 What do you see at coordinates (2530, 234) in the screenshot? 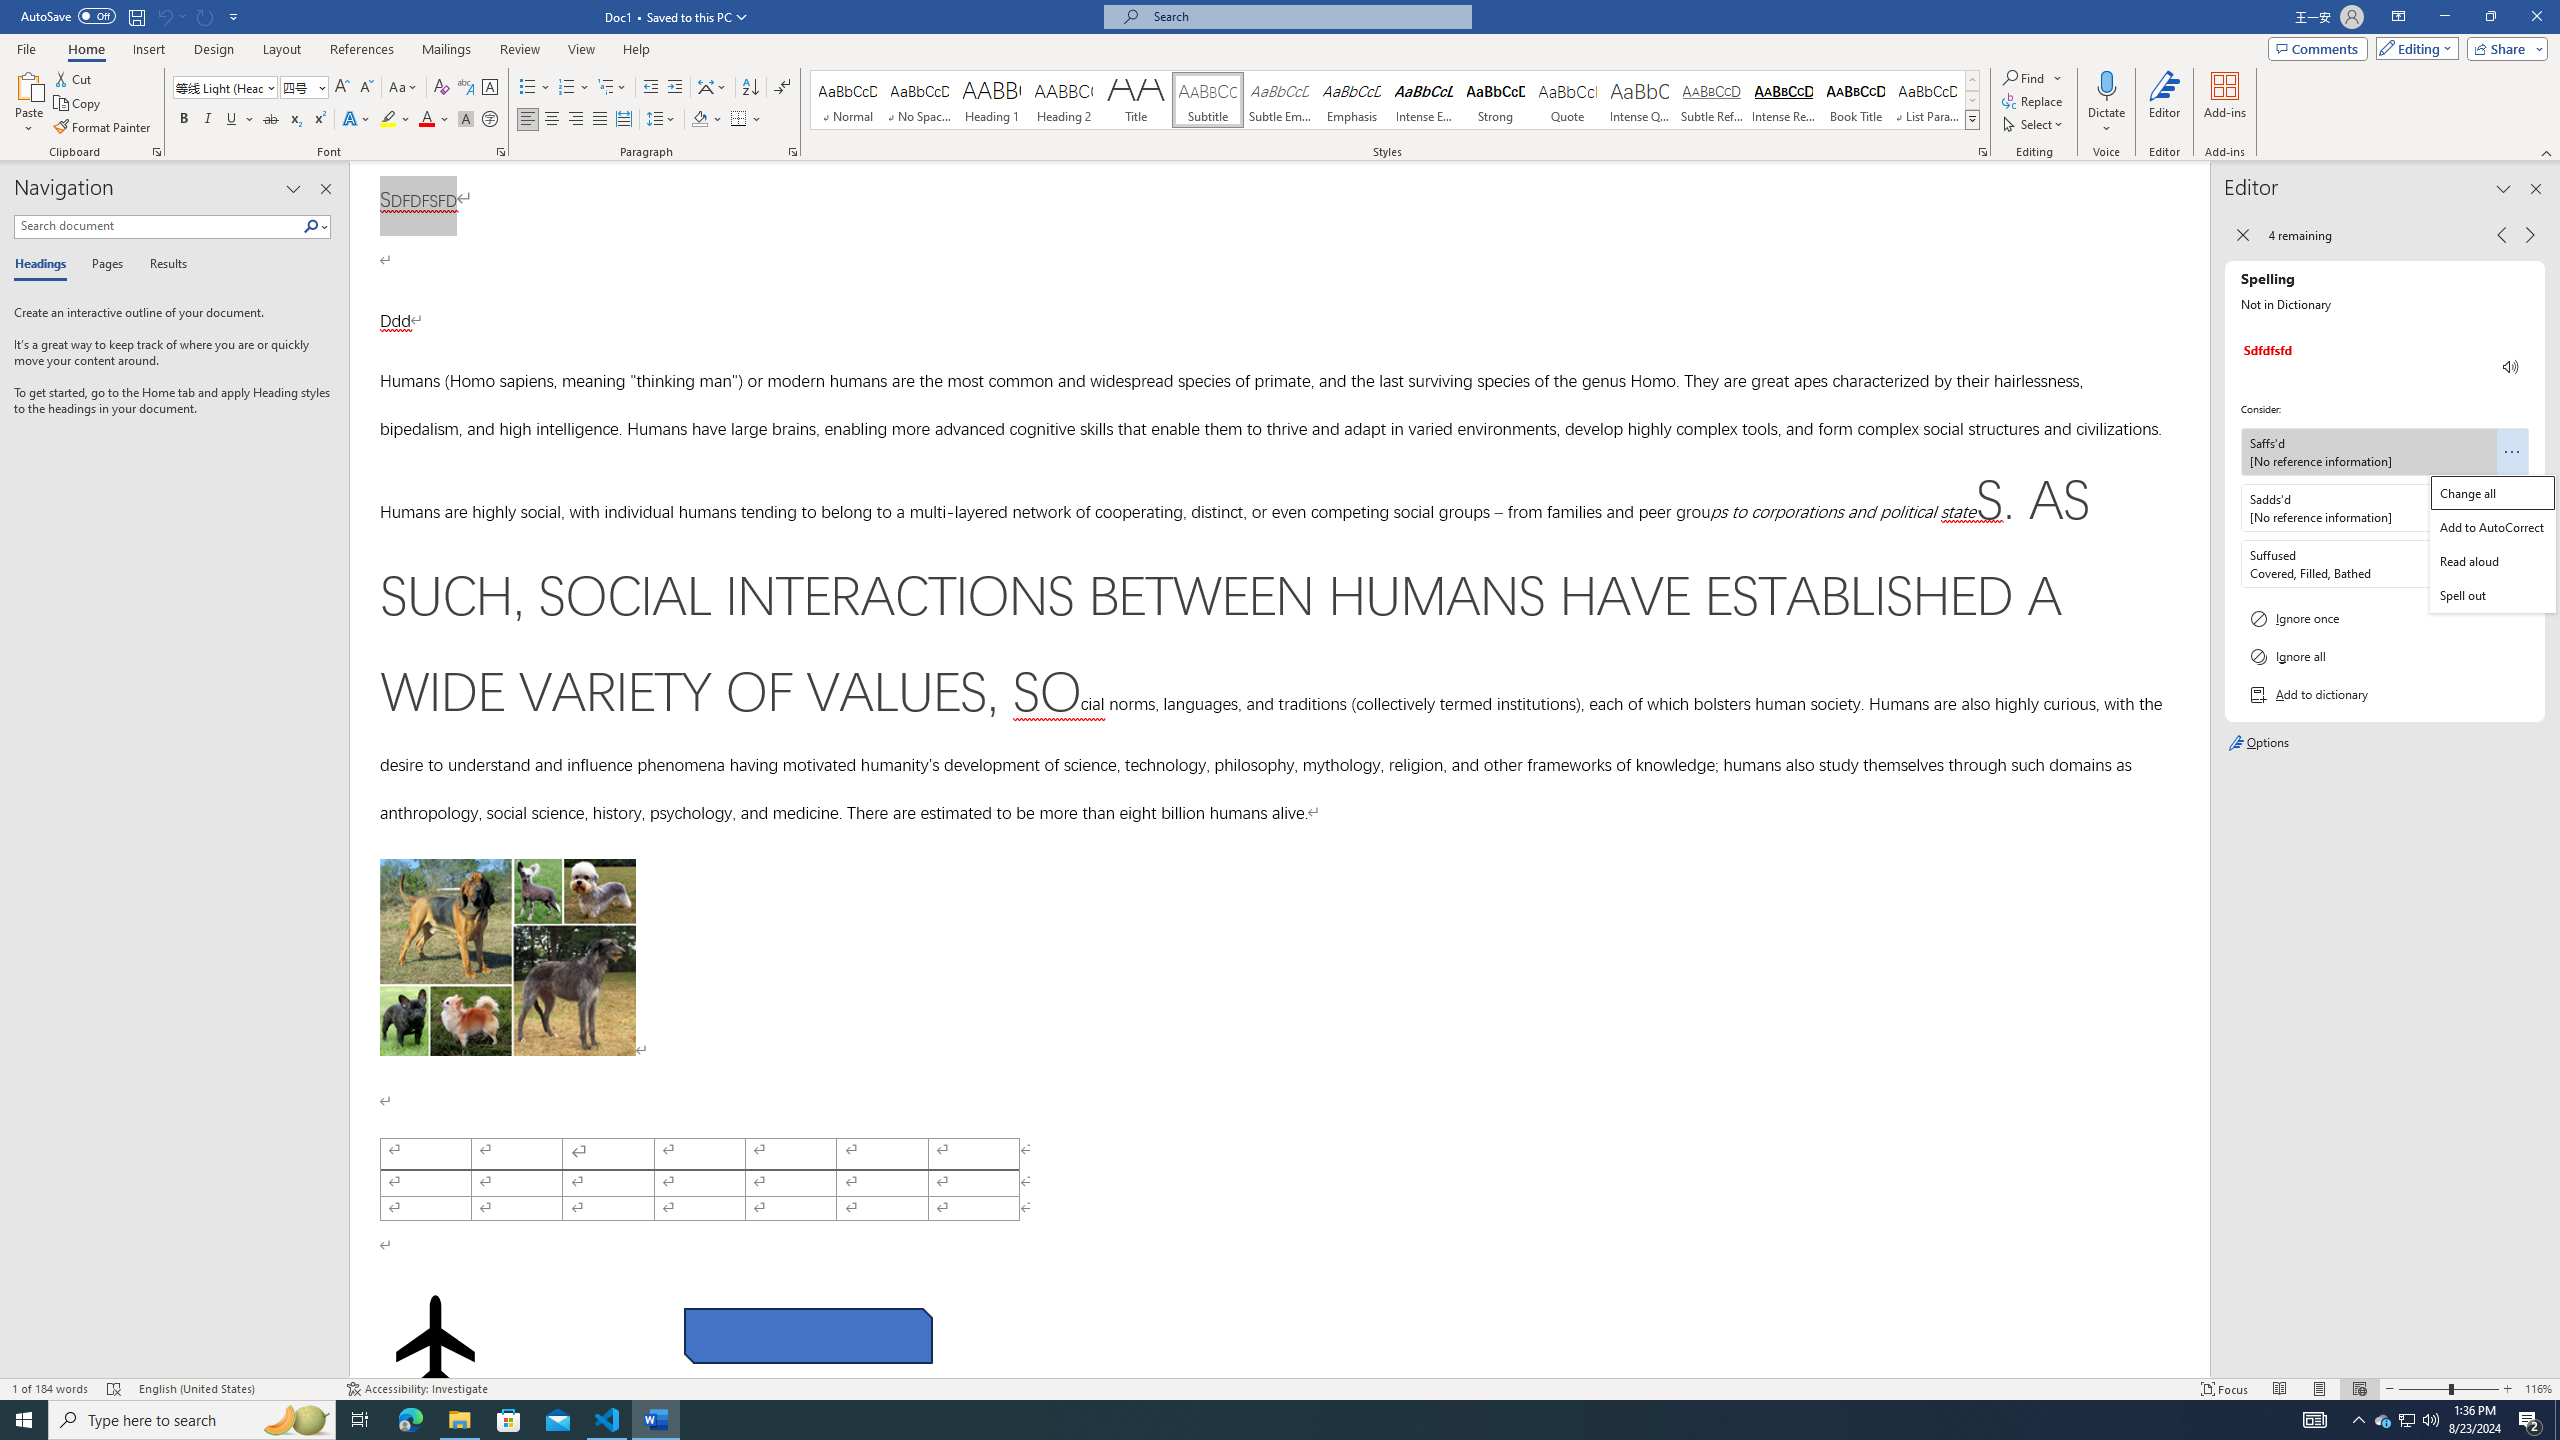
I see `'Next Issue, 4 remaining'` at bounding box center [2530, 234].